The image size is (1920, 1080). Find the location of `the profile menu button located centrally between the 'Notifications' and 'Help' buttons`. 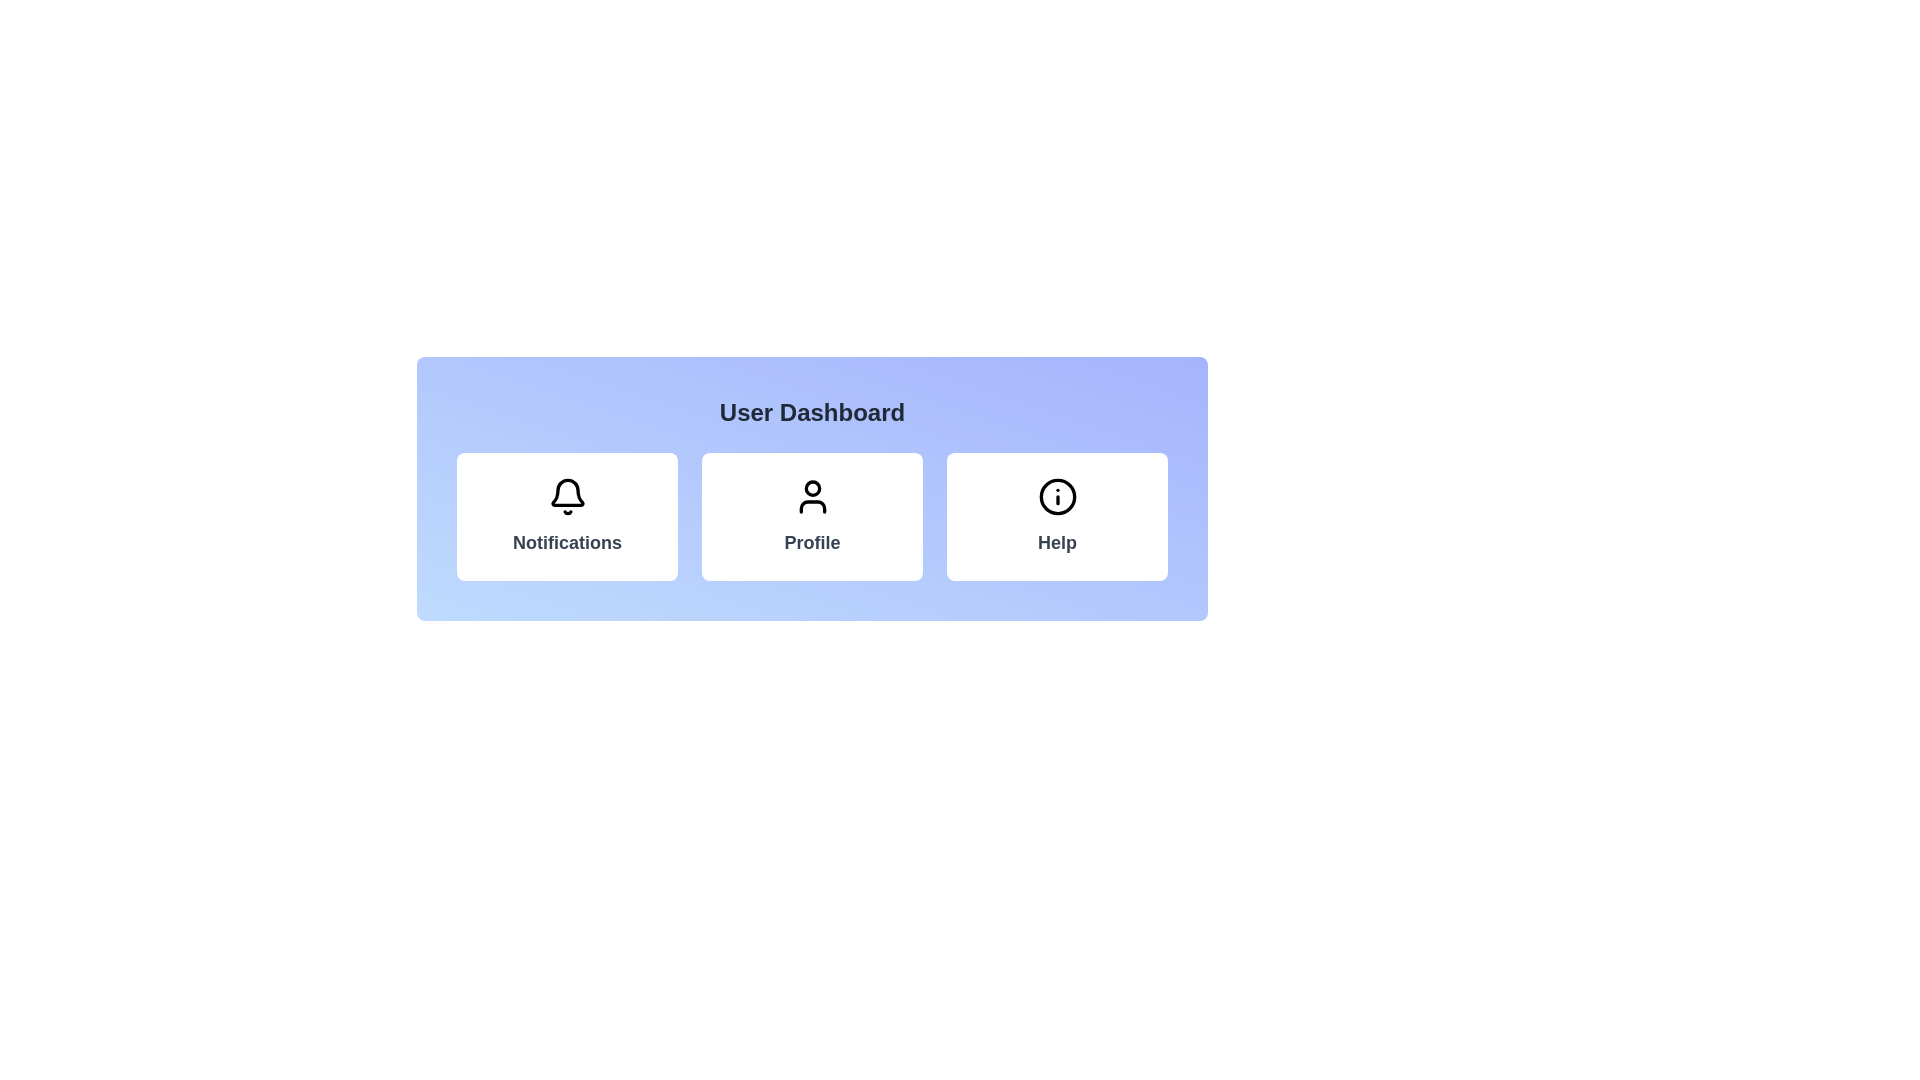

the profile menu button located centrally between the 'Notifications' and 'Help' buttons is located at coordinates (812, 515).